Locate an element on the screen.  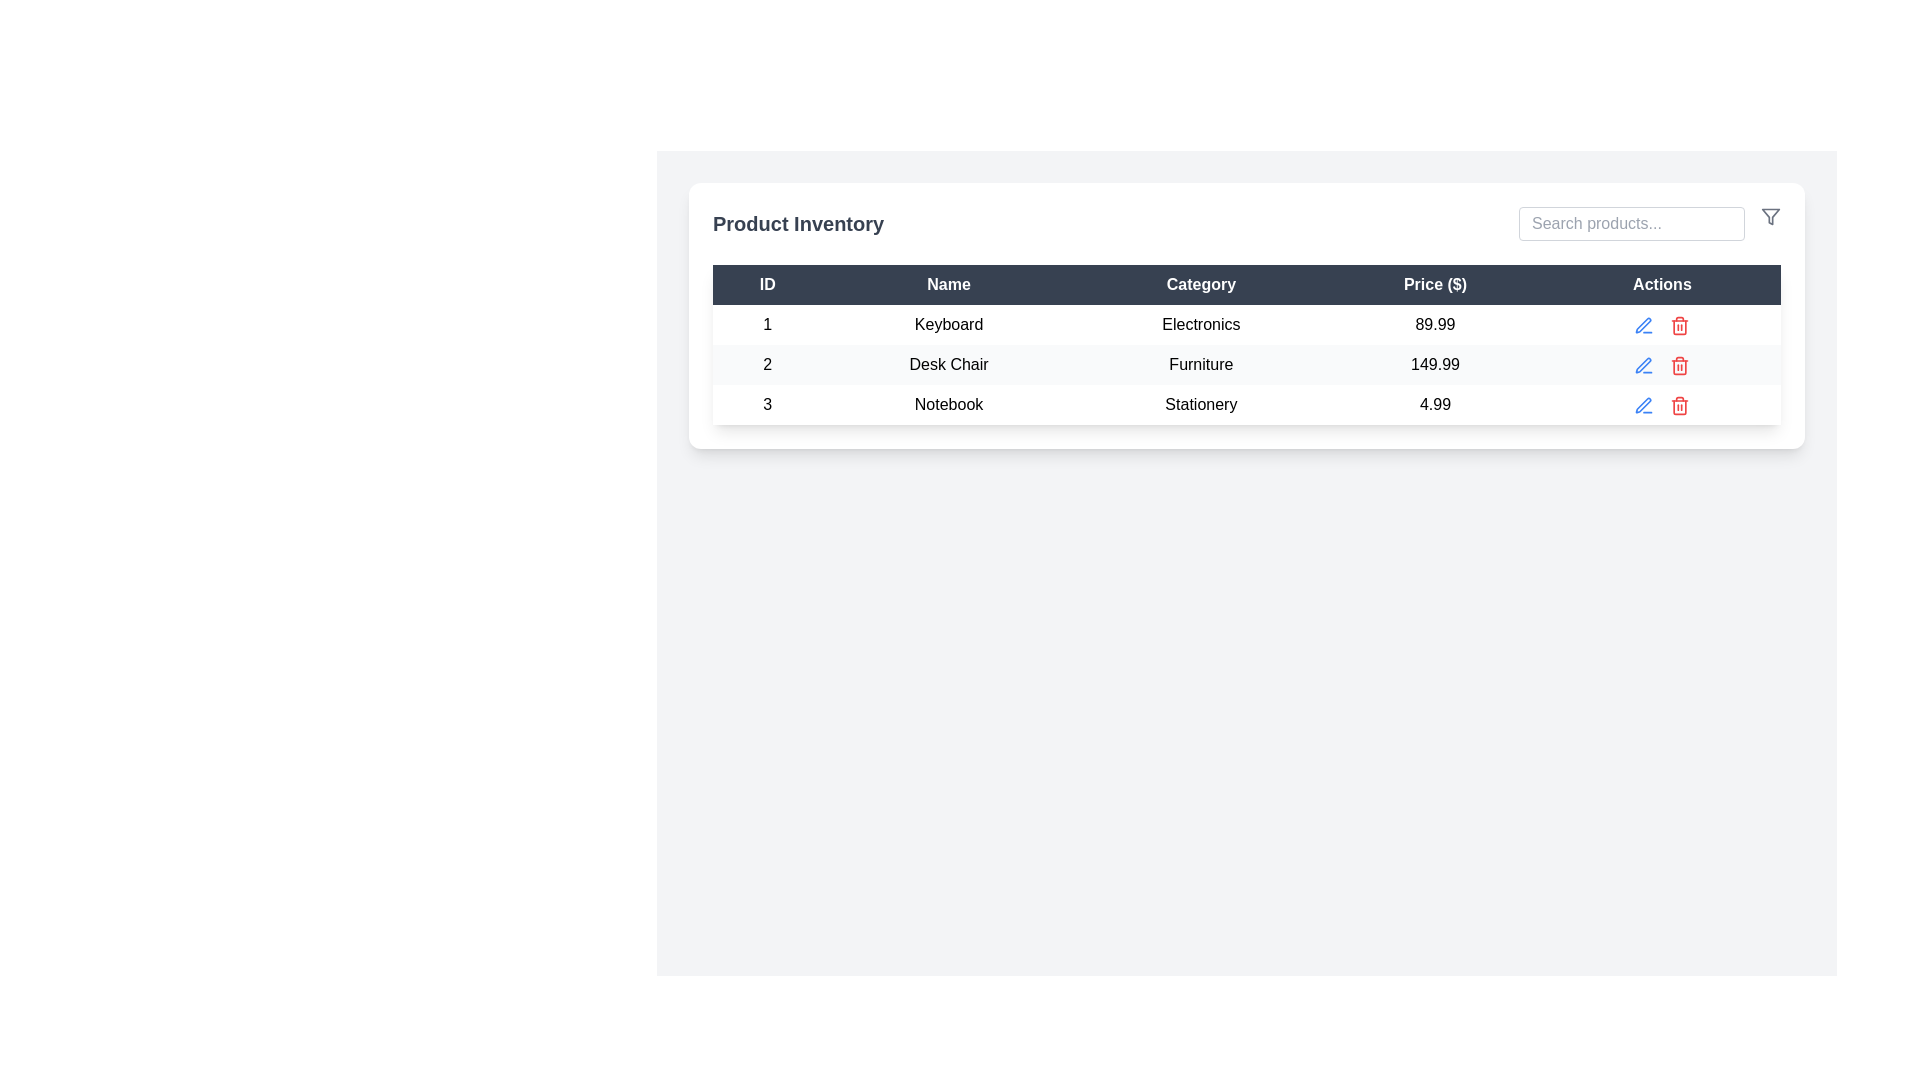
the static text label displaying the name of the product in the second cell under the 'Name' column of the inventory table, which is located in the first row of the table is located at coordinates (948, 323).